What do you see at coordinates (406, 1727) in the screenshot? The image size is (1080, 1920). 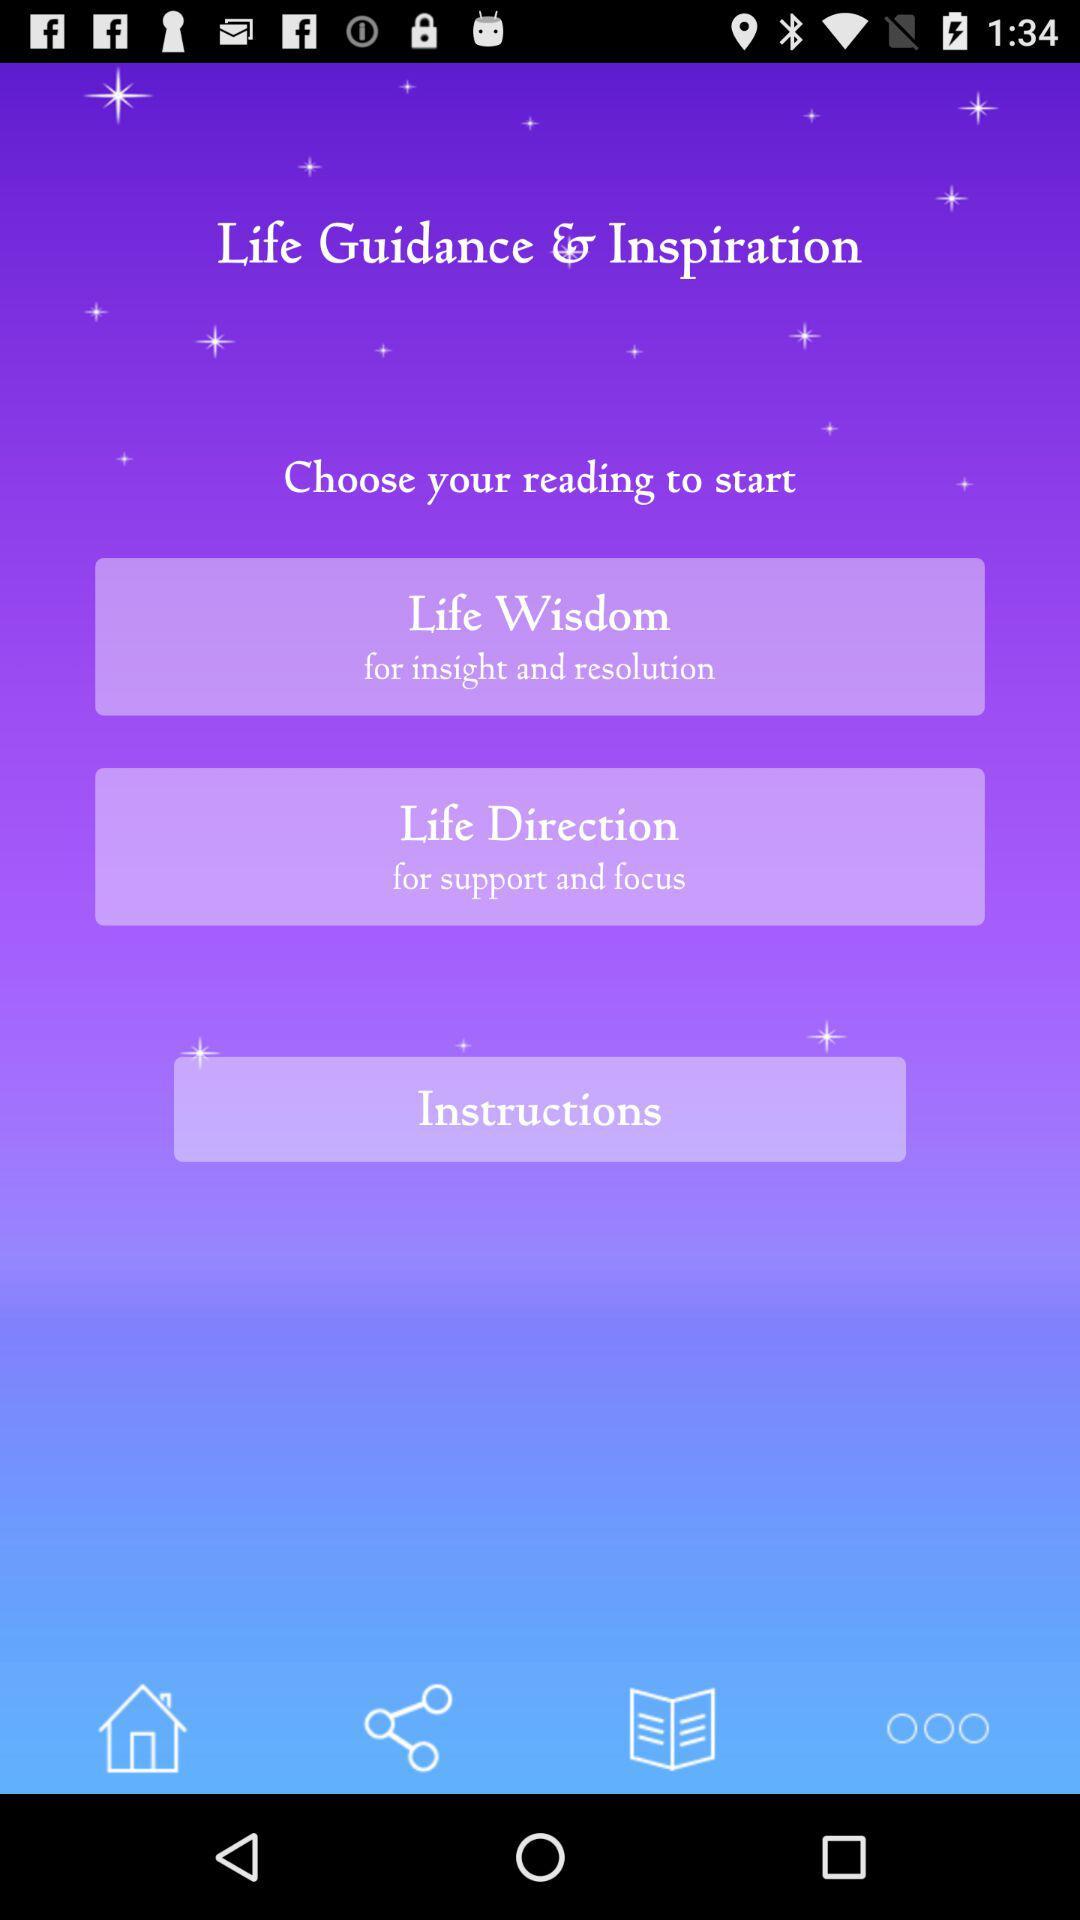 I see `the button below instructions button` at bounding box center [406, 1727].